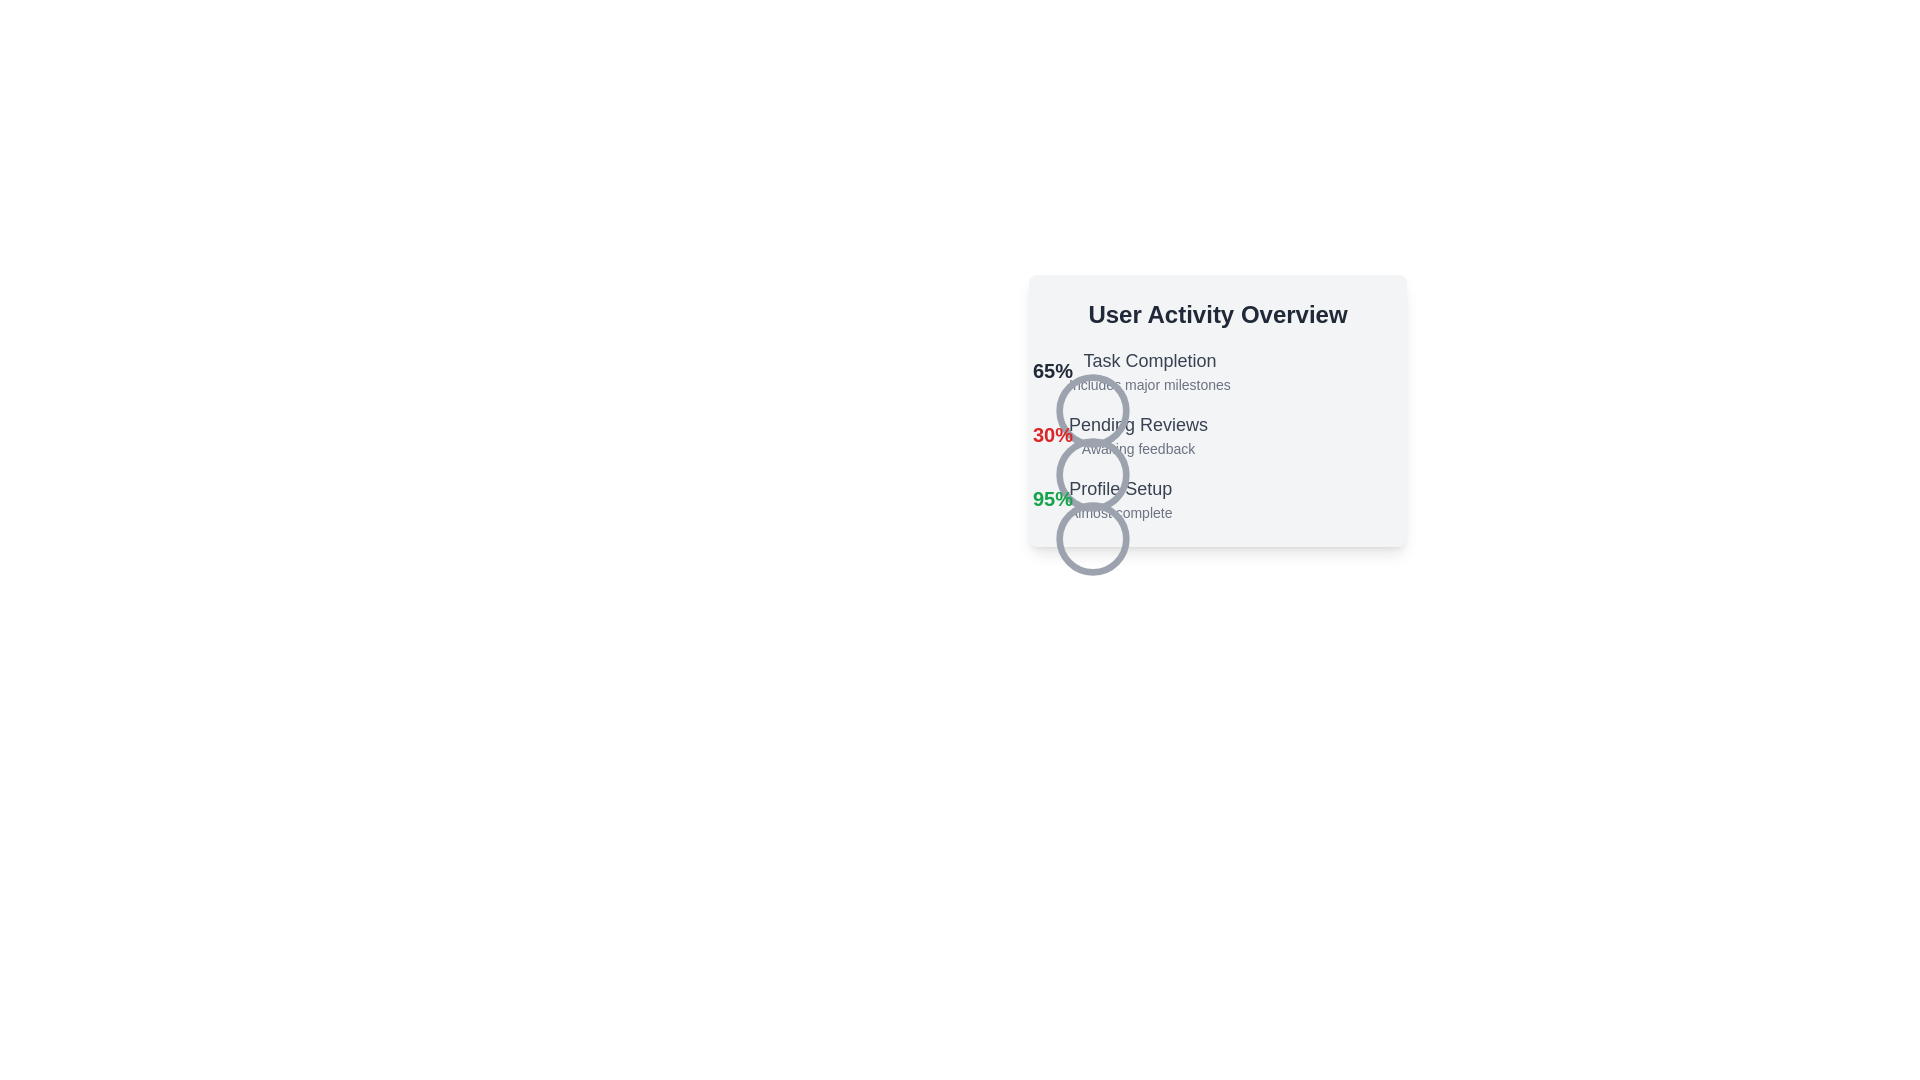 The image size is (1920, 1080). Describe the element at coordinates (1092, 410) in the screenshot. I see `the circular graphic marker that represents 'Pending Reviews' in the 'User Activity Overview' section` at that location.